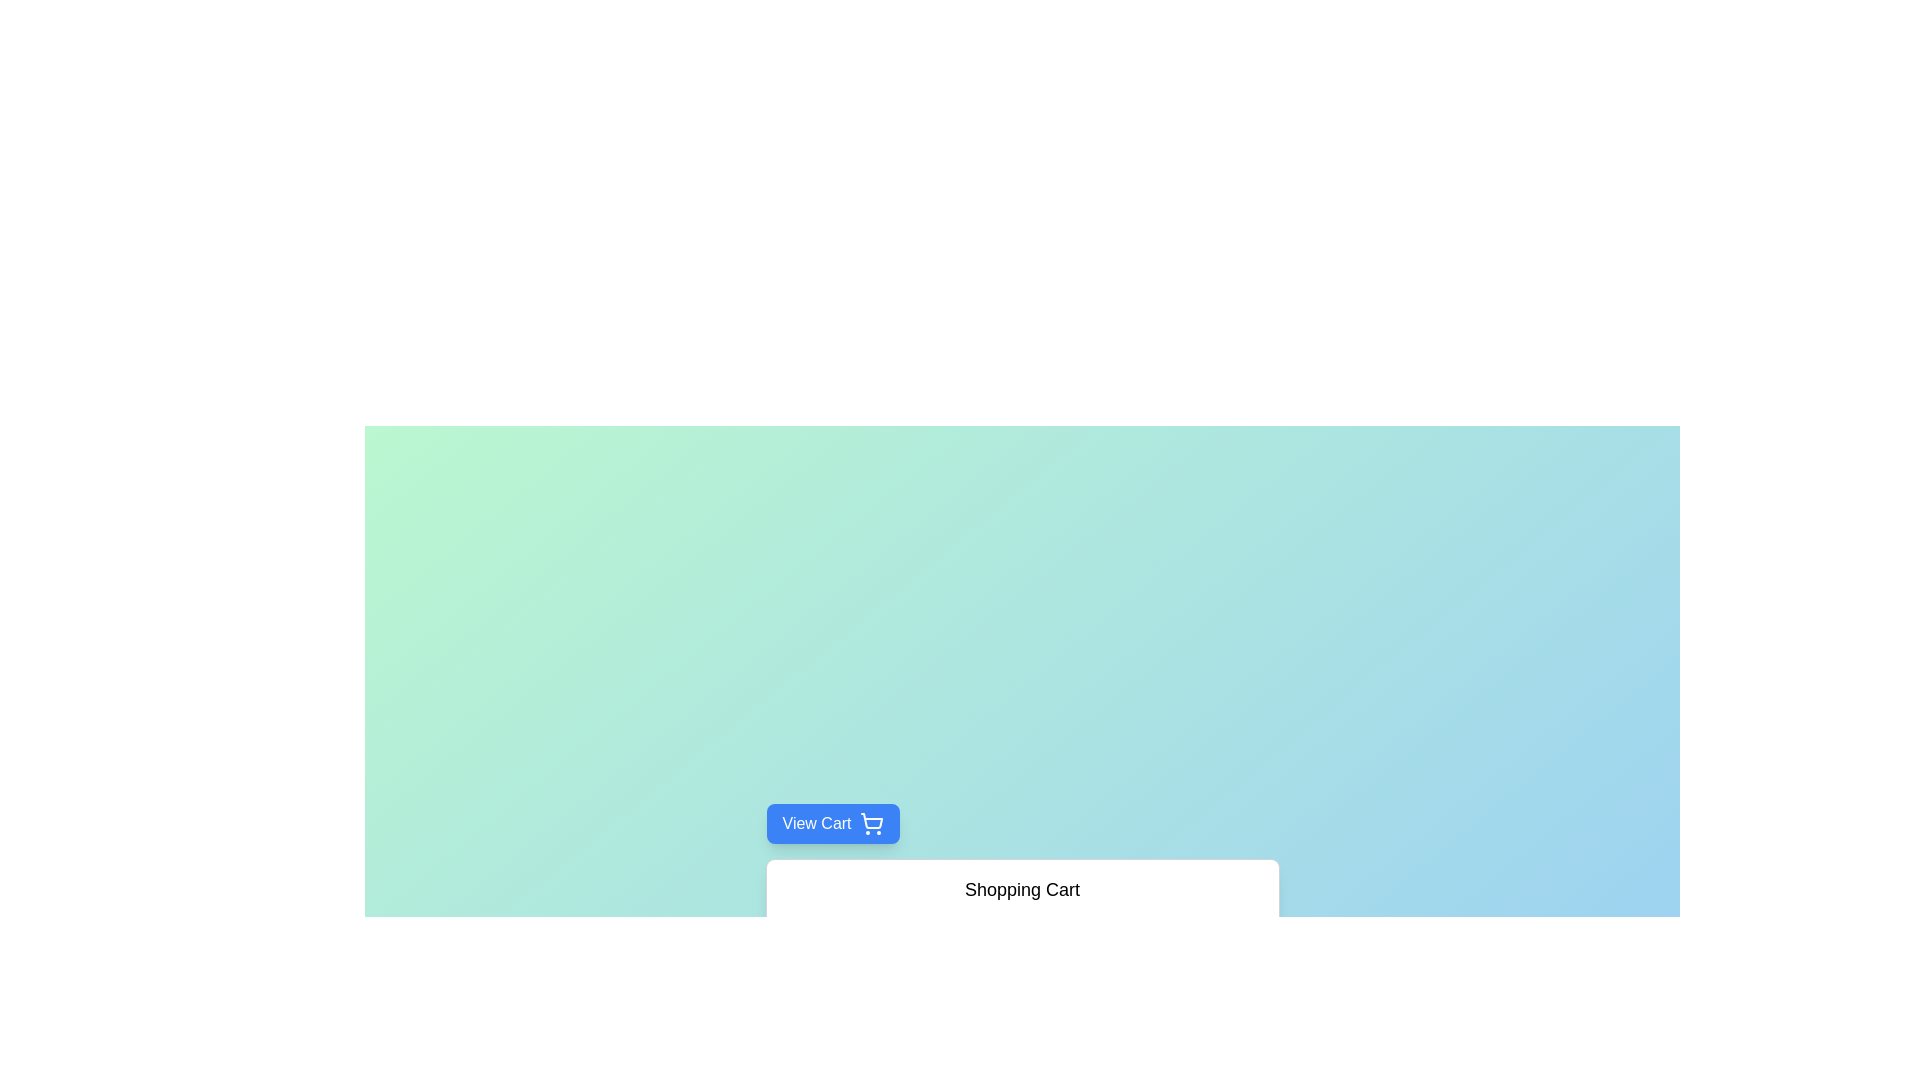 The height and width of the screenshot is (1080, 1920). What do you see at coordinates (871, 820) in the screenshot?
I see `the shopping cart icon within the 'View Cart' button` at bounding box center [871, 820].